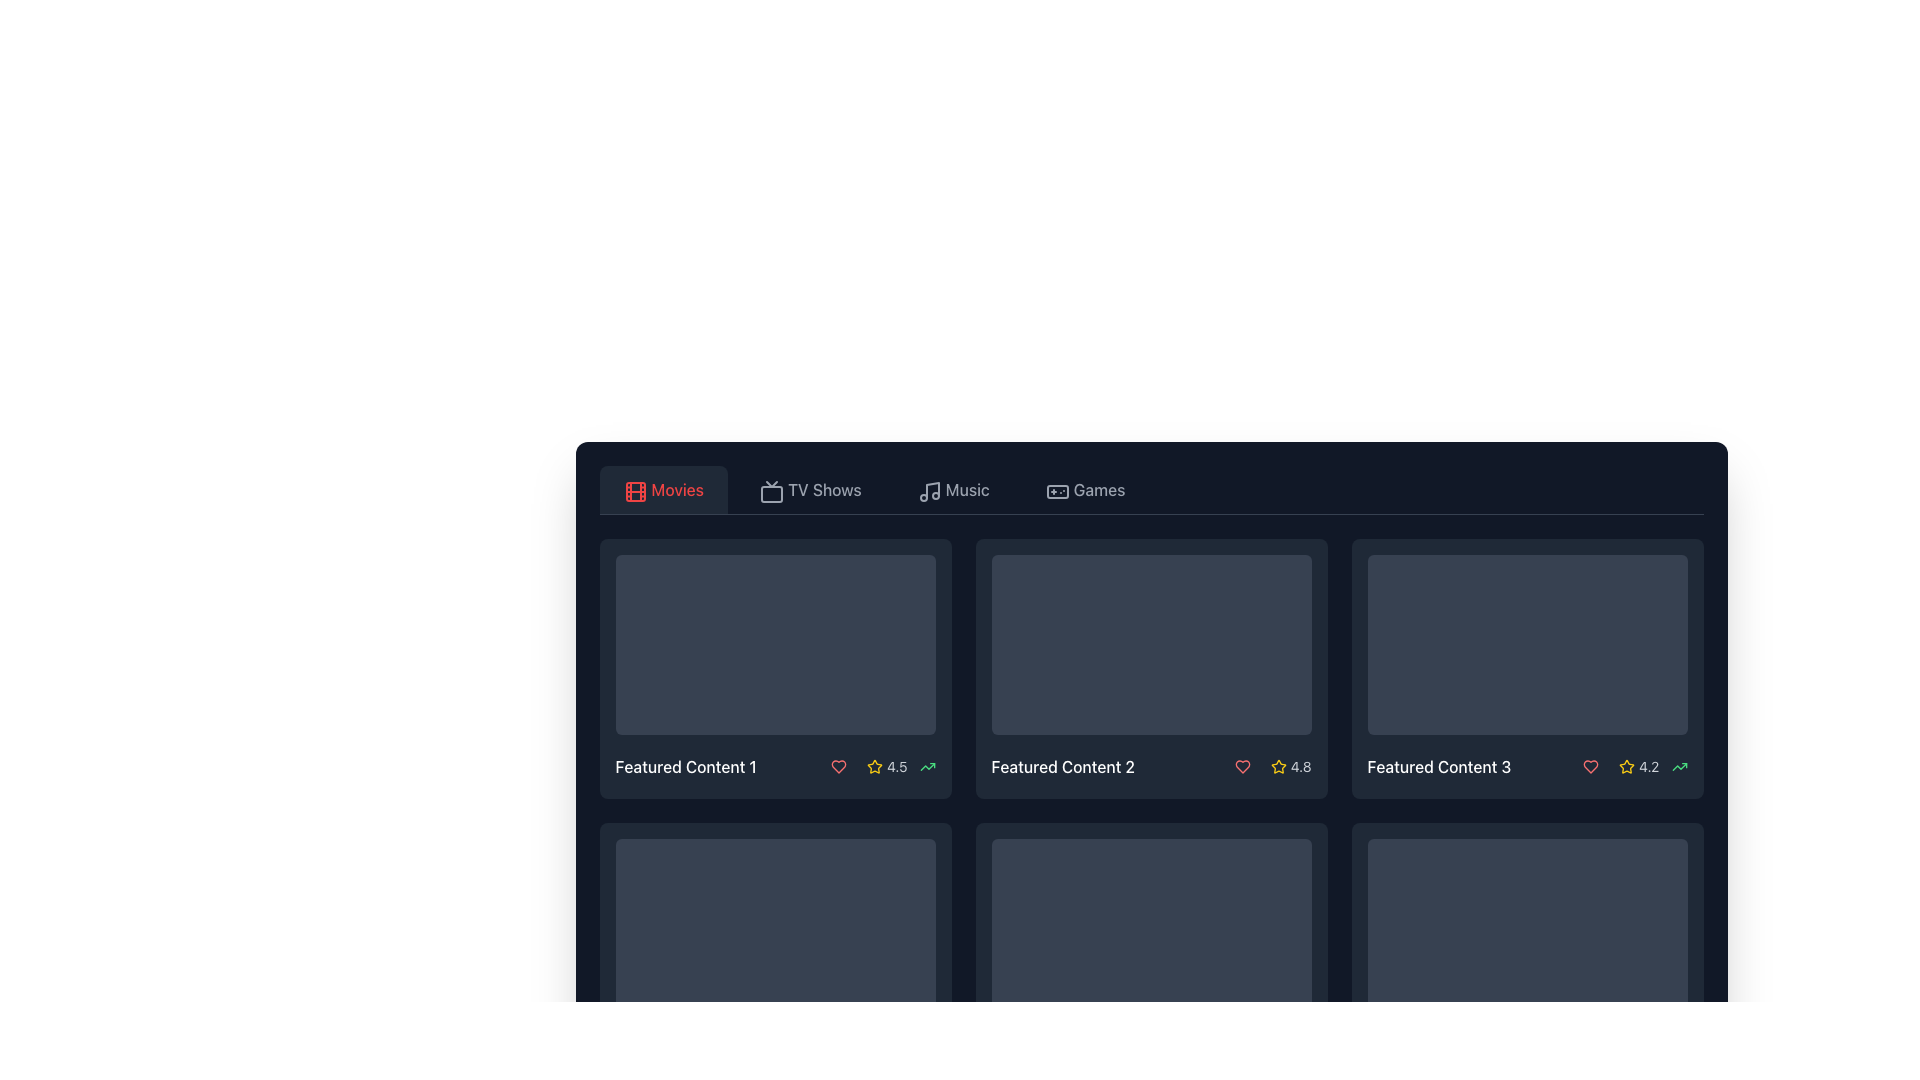 The height and width of the screenshot is (1080, 1920). Describe the element at coordinates (663, 489) in the screenshot. I see `the 'Movies' button, which is a rectangular button with rounded corners, dark gray background, and red text, located at the top left of the navigation bar` at that location.